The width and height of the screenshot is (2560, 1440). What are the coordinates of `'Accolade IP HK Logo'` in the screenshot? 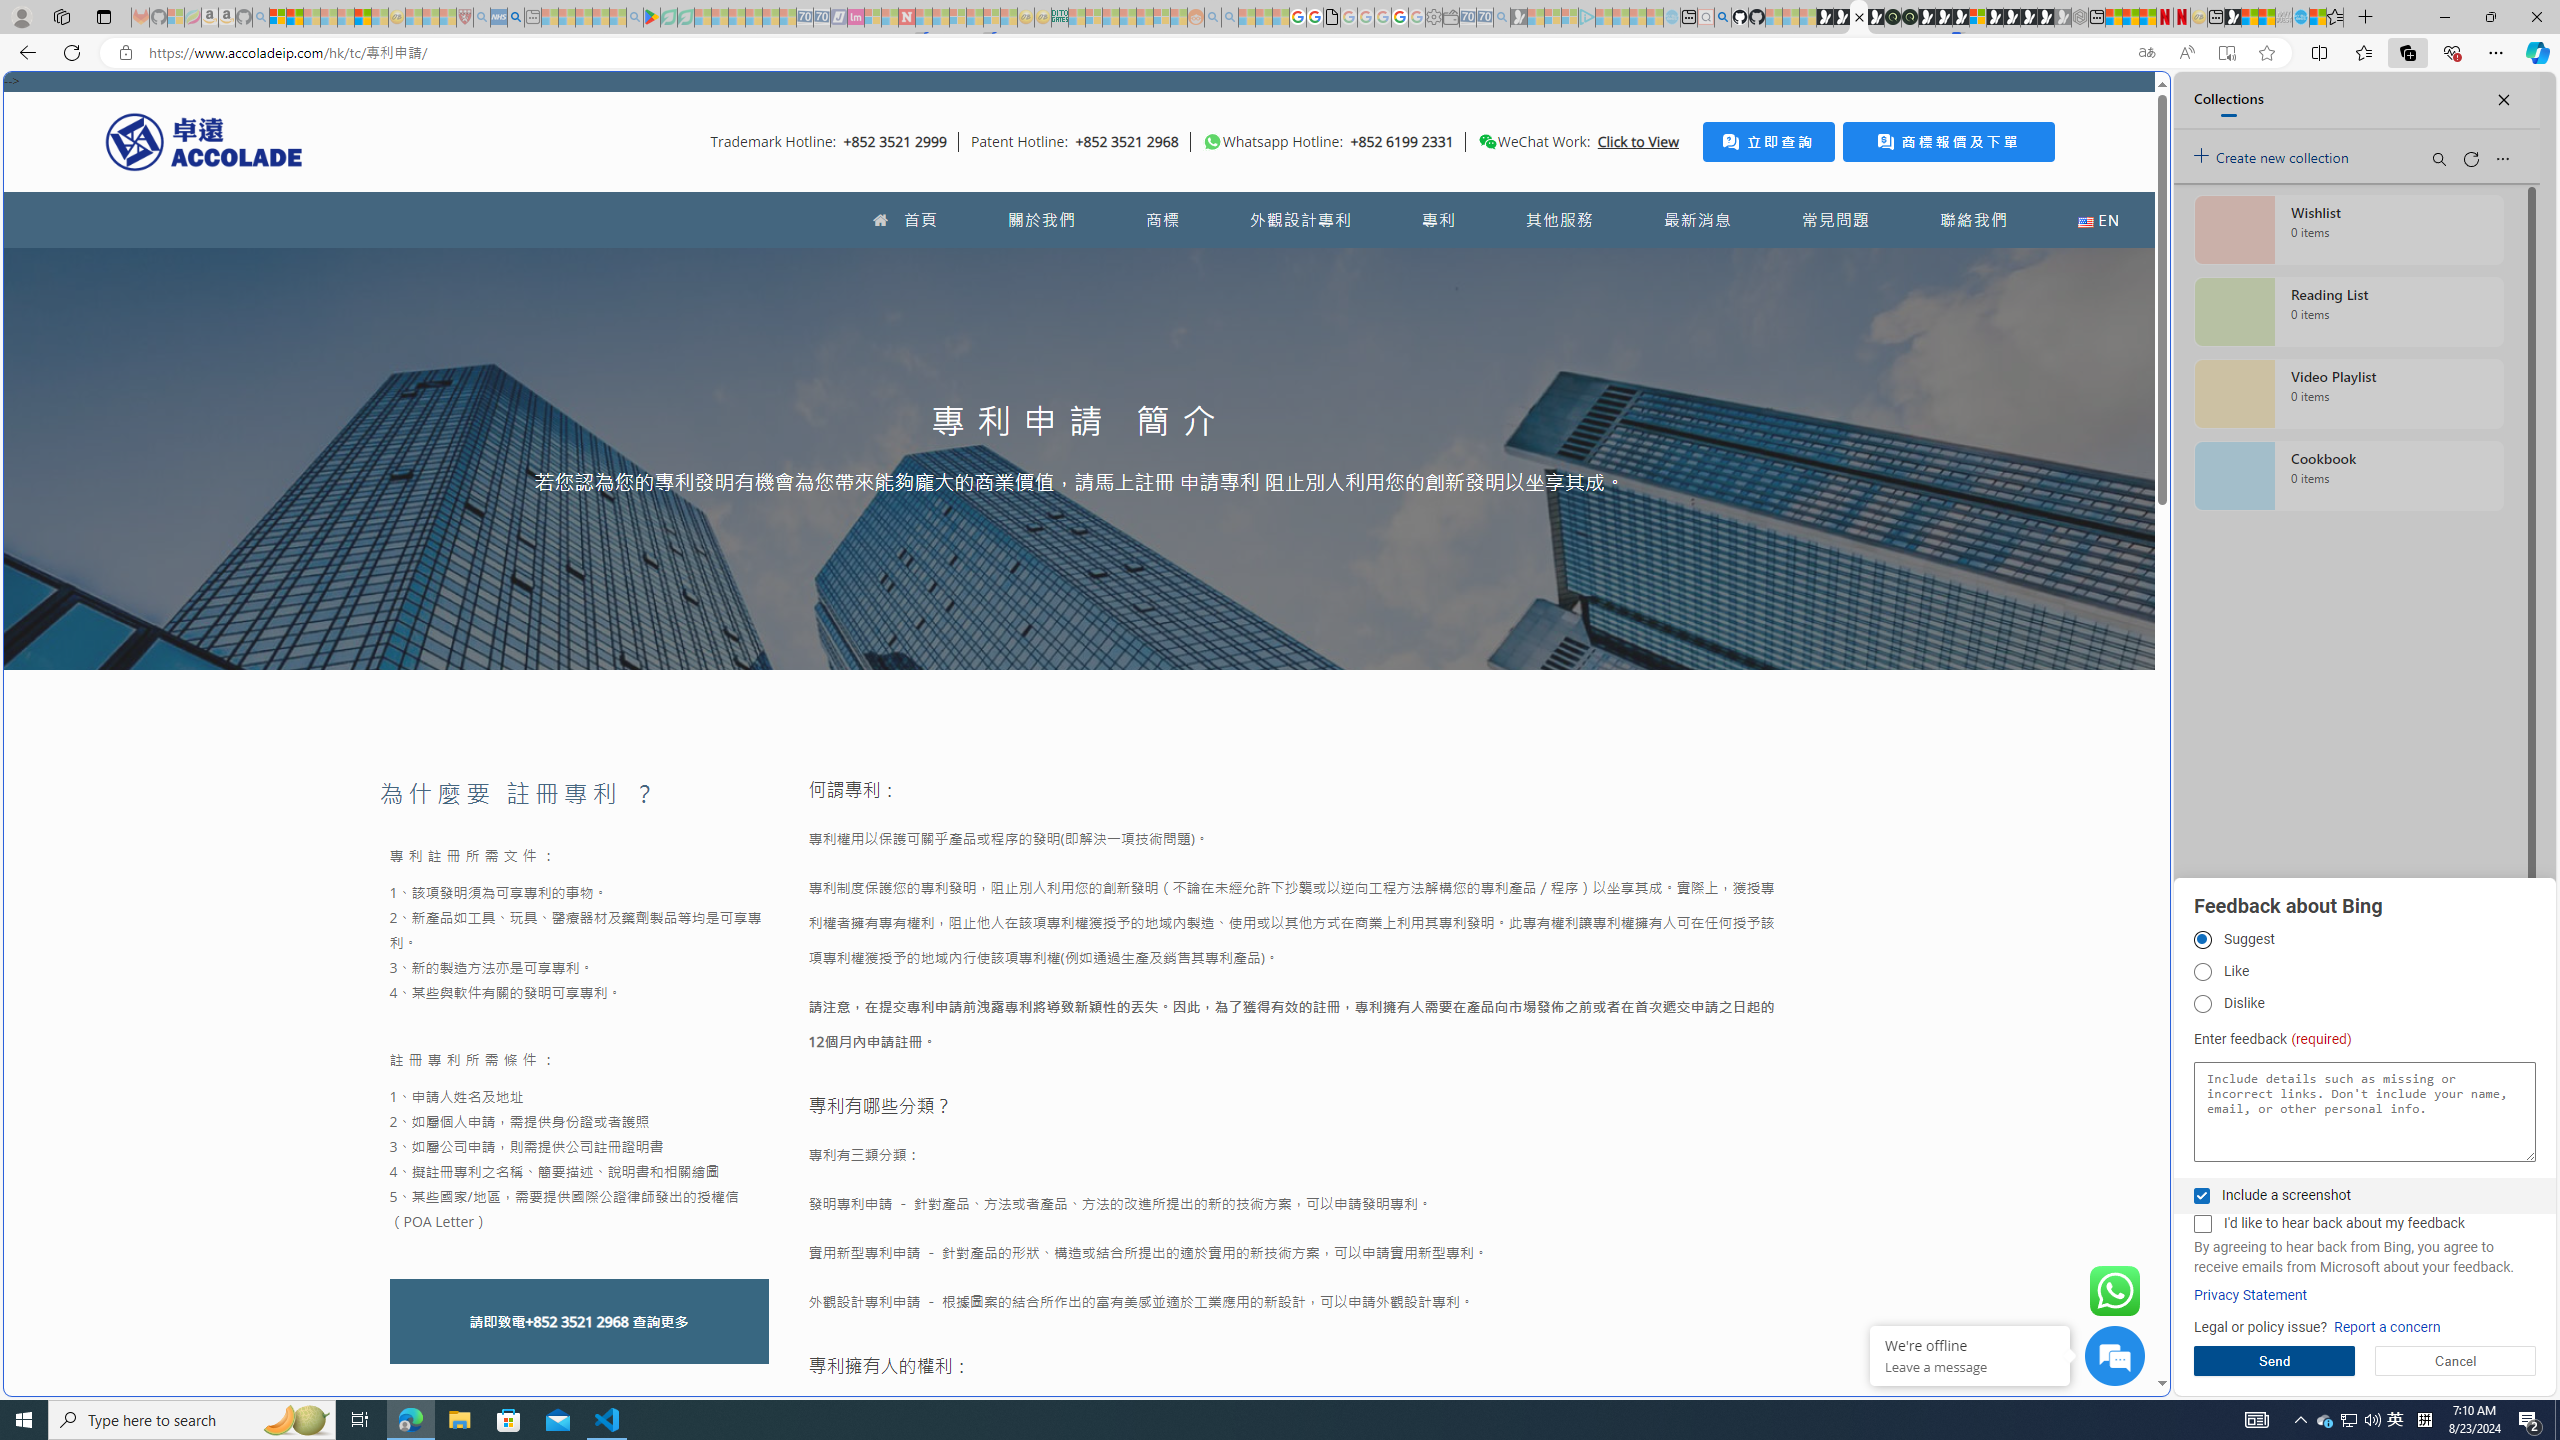 It's located at (203, 141).